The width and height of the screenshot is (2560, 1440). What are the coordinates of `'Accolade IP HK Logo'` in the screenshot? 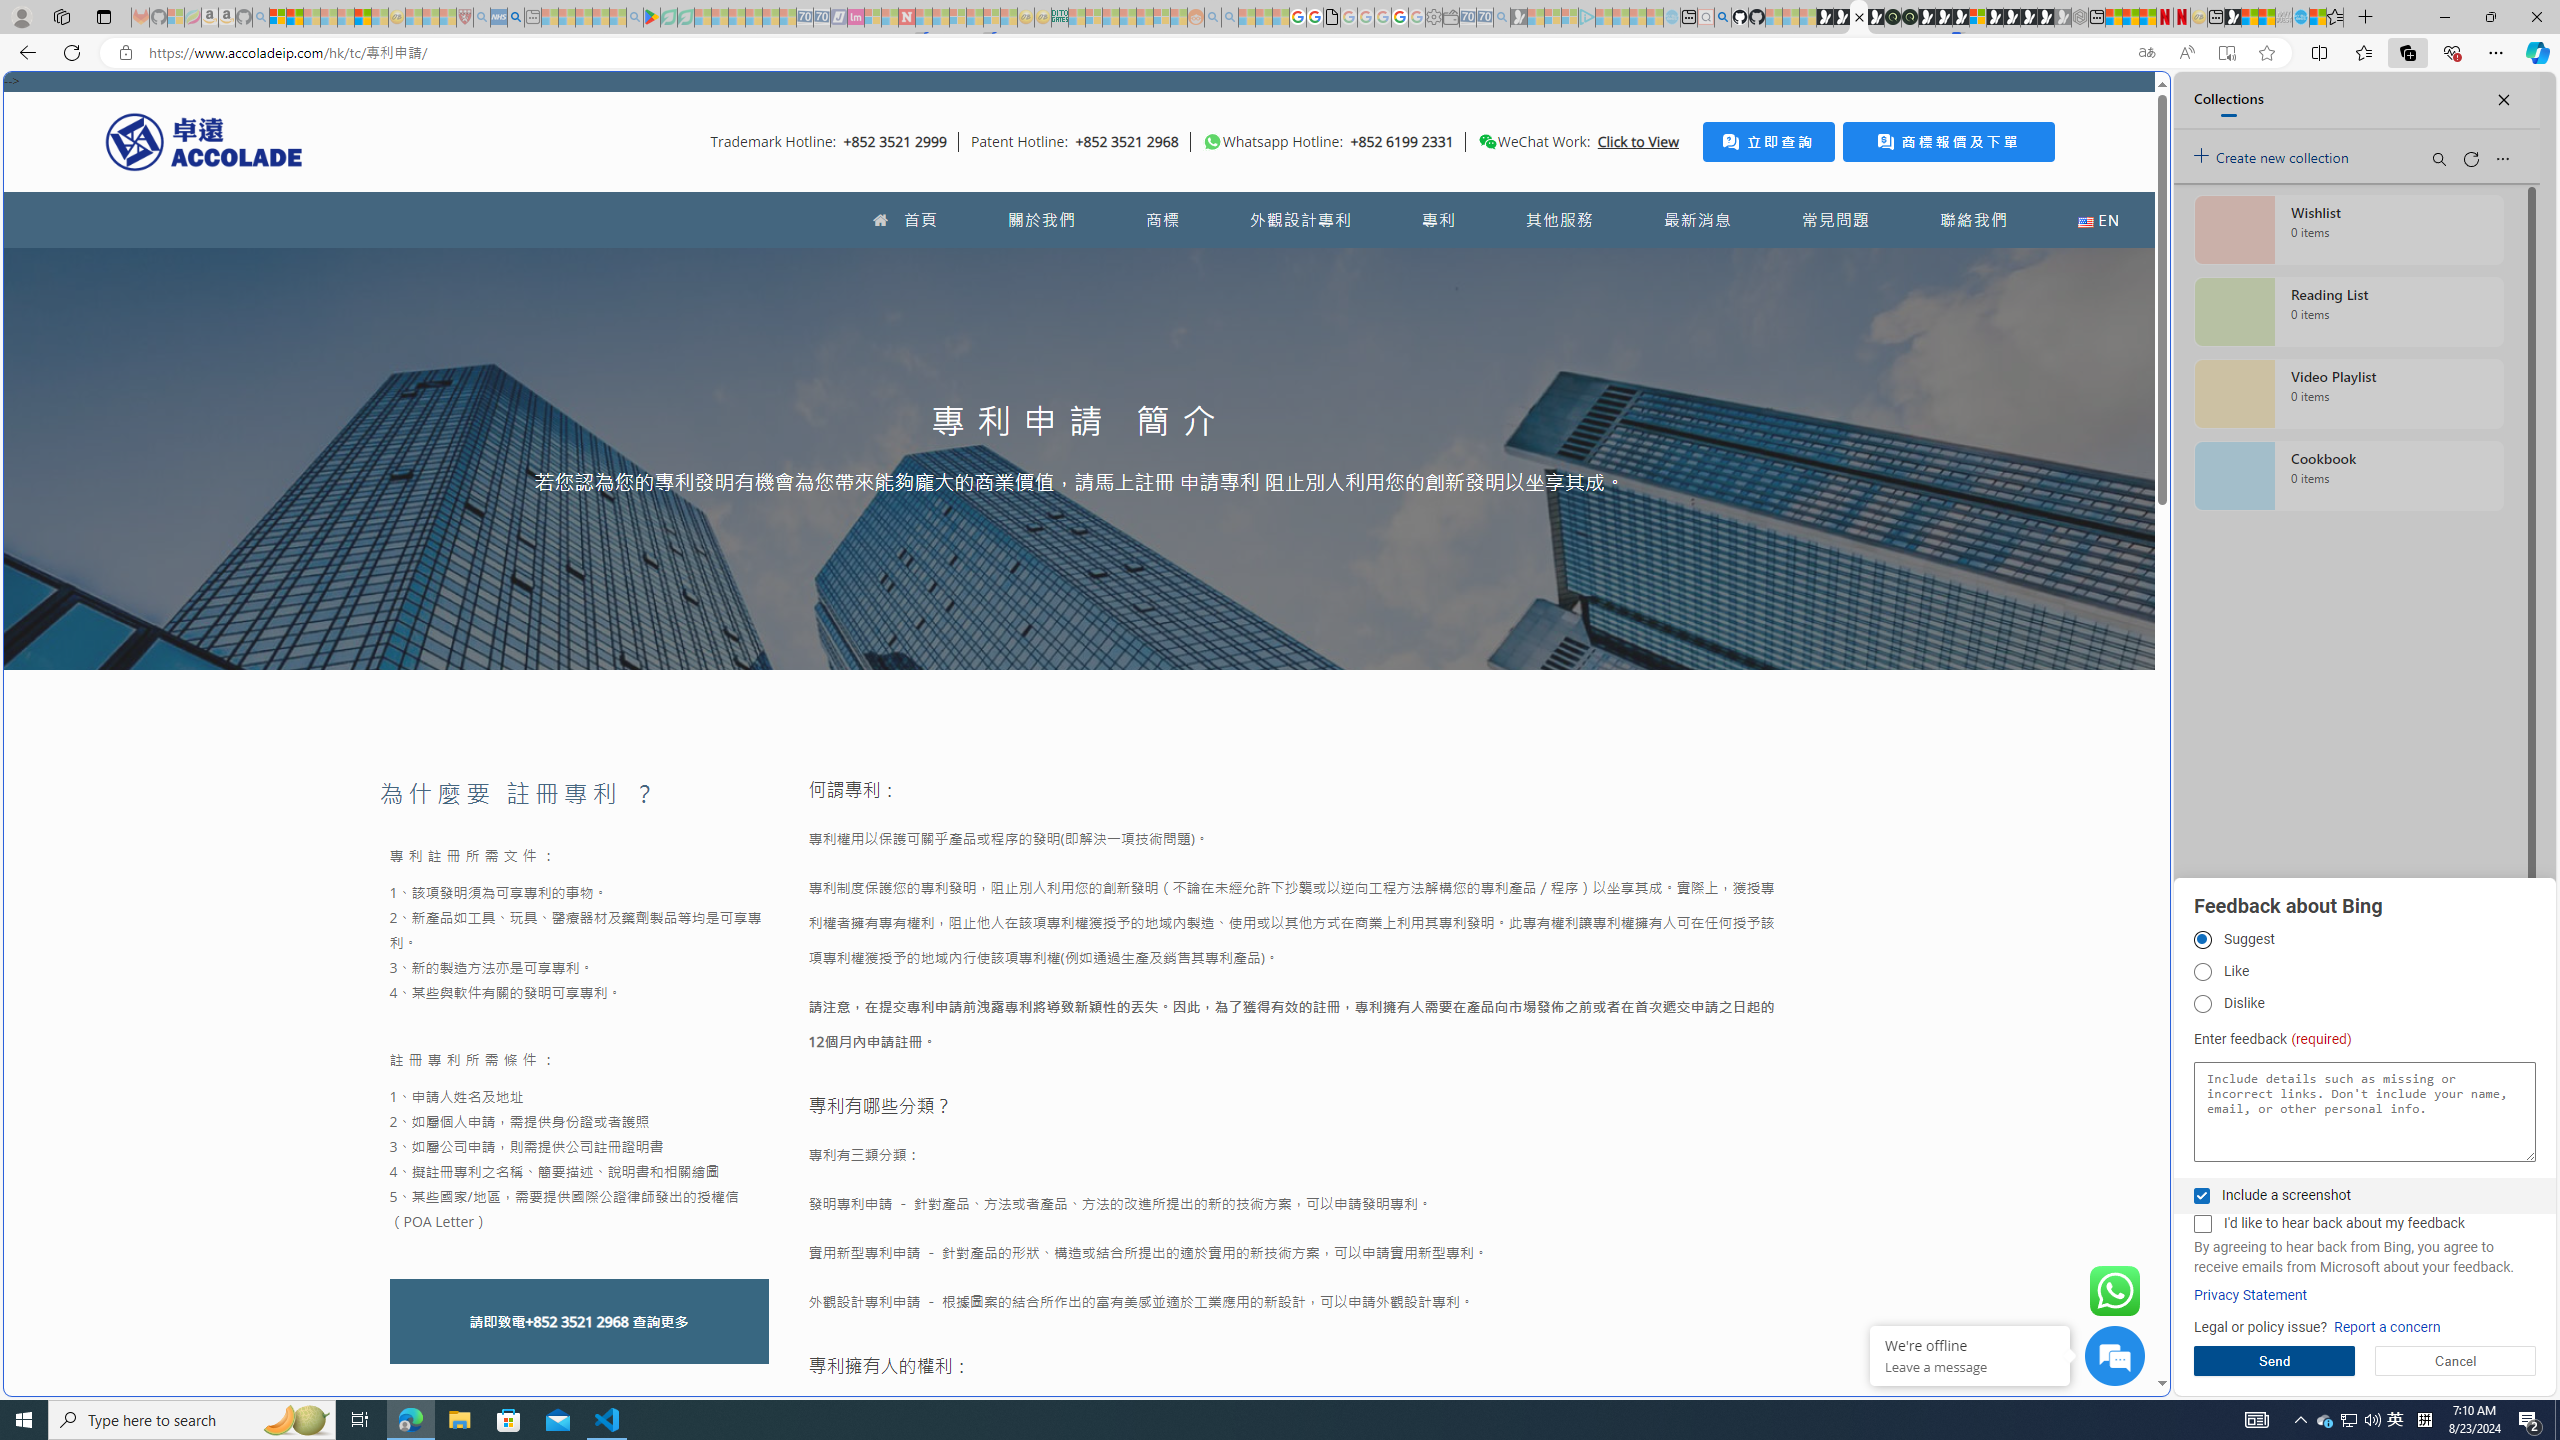 It's located at (203, 141).